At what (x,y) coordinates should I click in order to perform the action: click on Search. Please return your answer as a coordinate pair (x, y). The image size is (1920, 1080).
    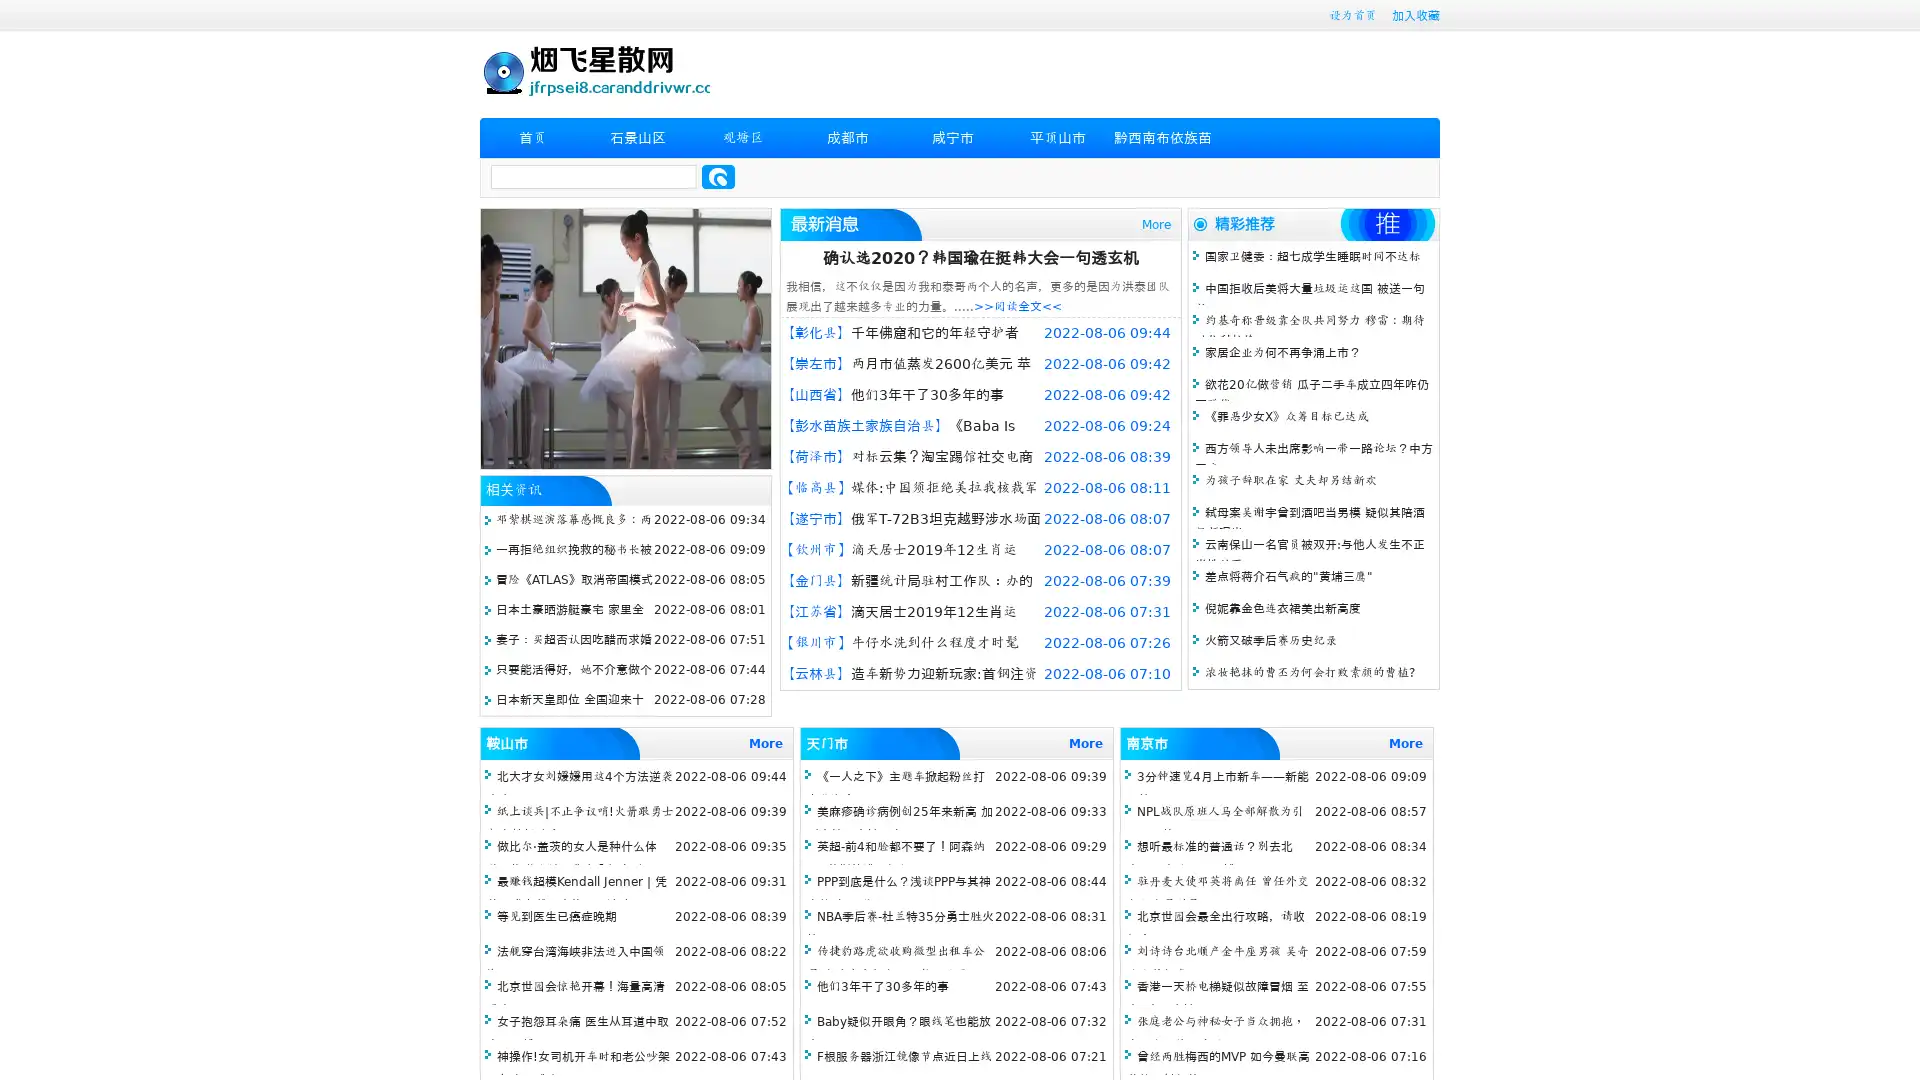
    Looking at the image, I should click on (718, 176).